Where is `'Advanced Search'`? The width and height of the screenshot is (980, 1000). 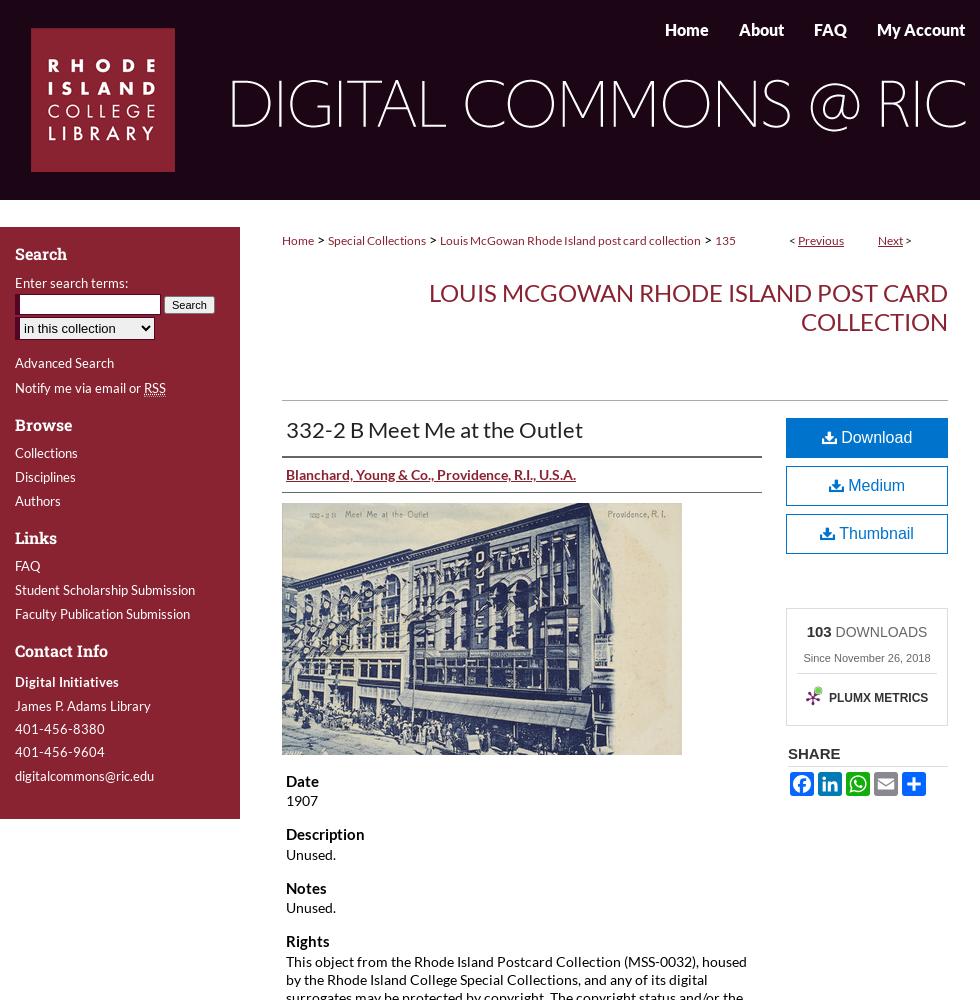
'Advanced Search' is located at coordinates (14, 362).